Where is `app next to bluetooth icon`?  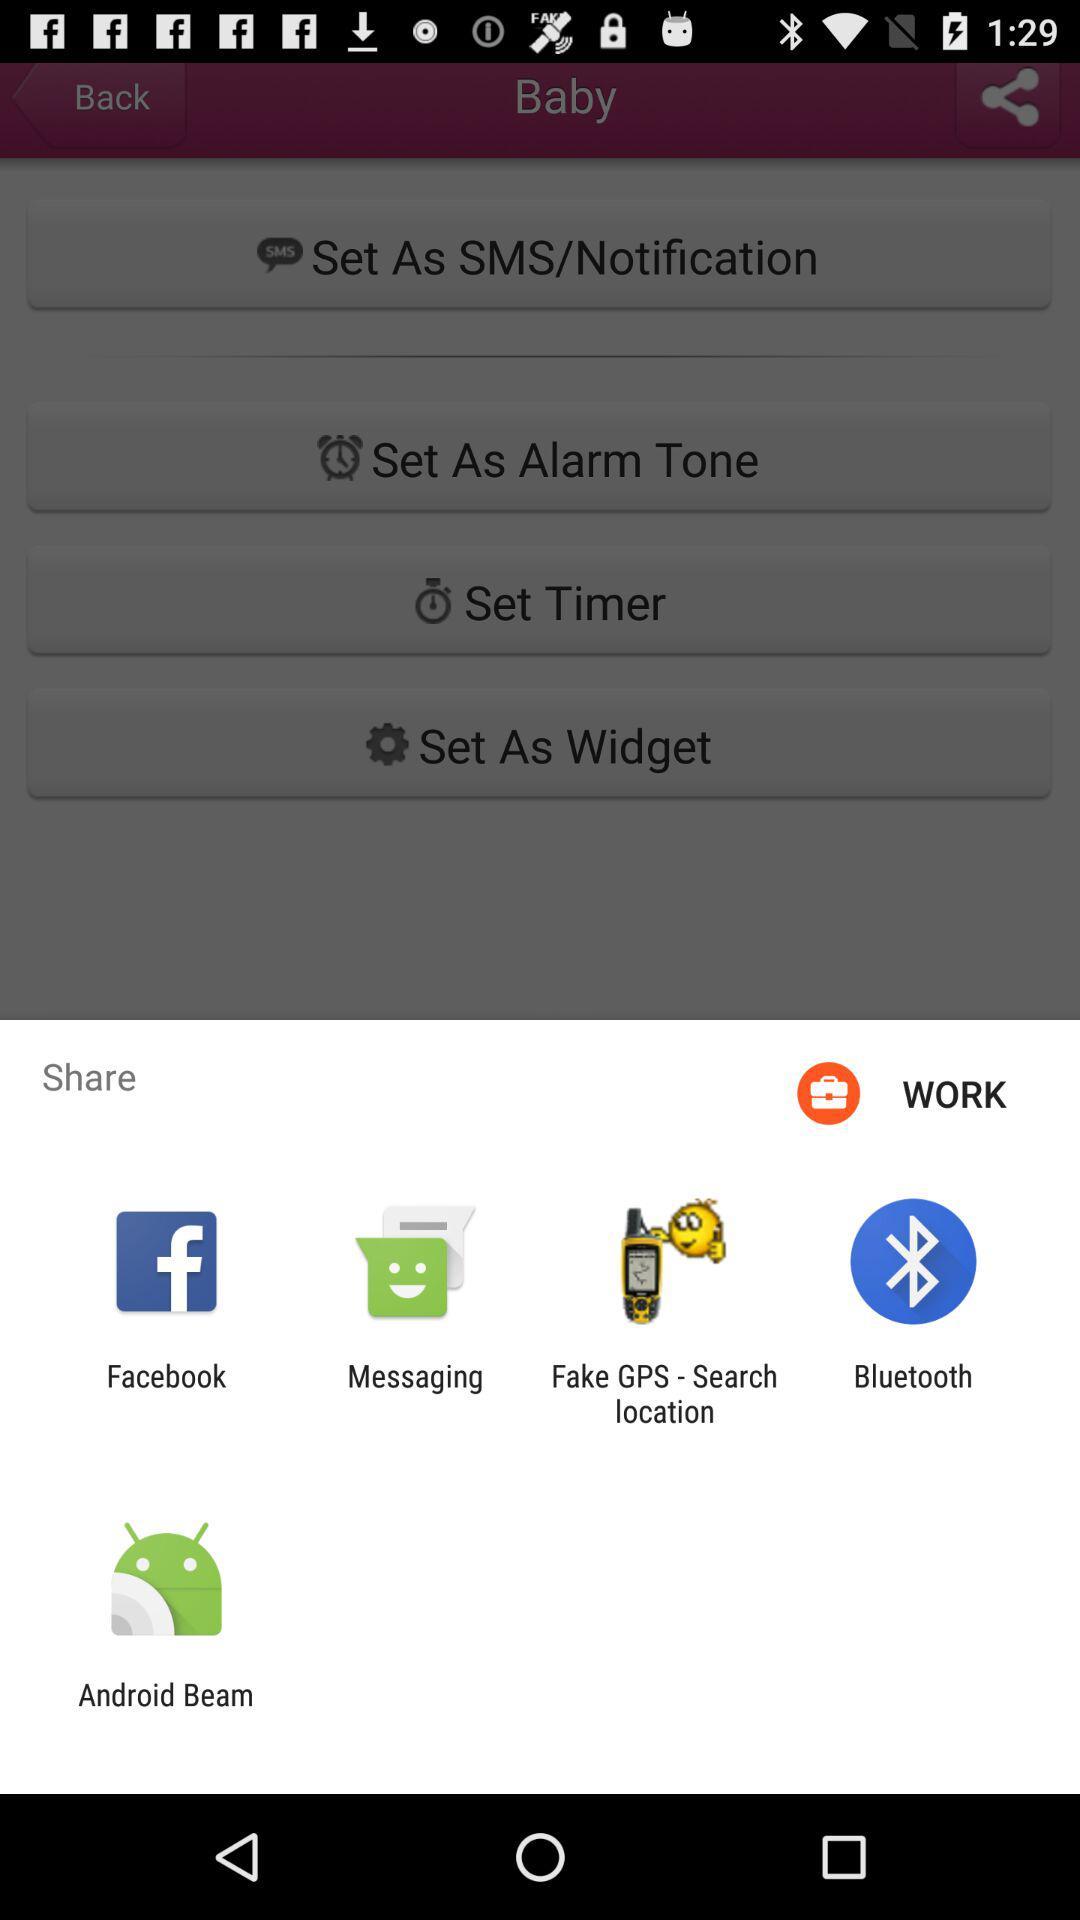
app next to bluetooth icon is located at coordinates (664, 1392).